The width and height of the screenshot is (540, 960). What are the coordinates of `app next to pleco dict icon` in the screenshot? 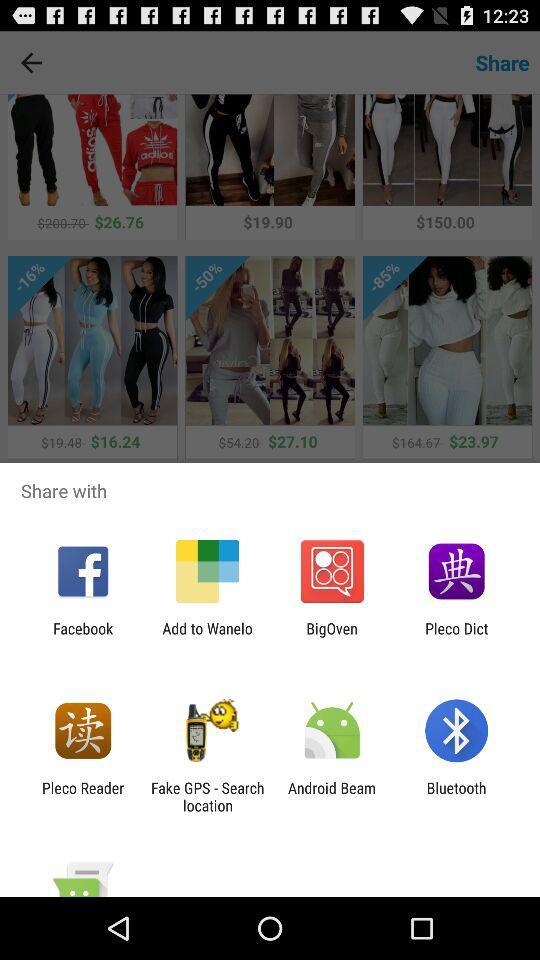 It's located at (332, 636).